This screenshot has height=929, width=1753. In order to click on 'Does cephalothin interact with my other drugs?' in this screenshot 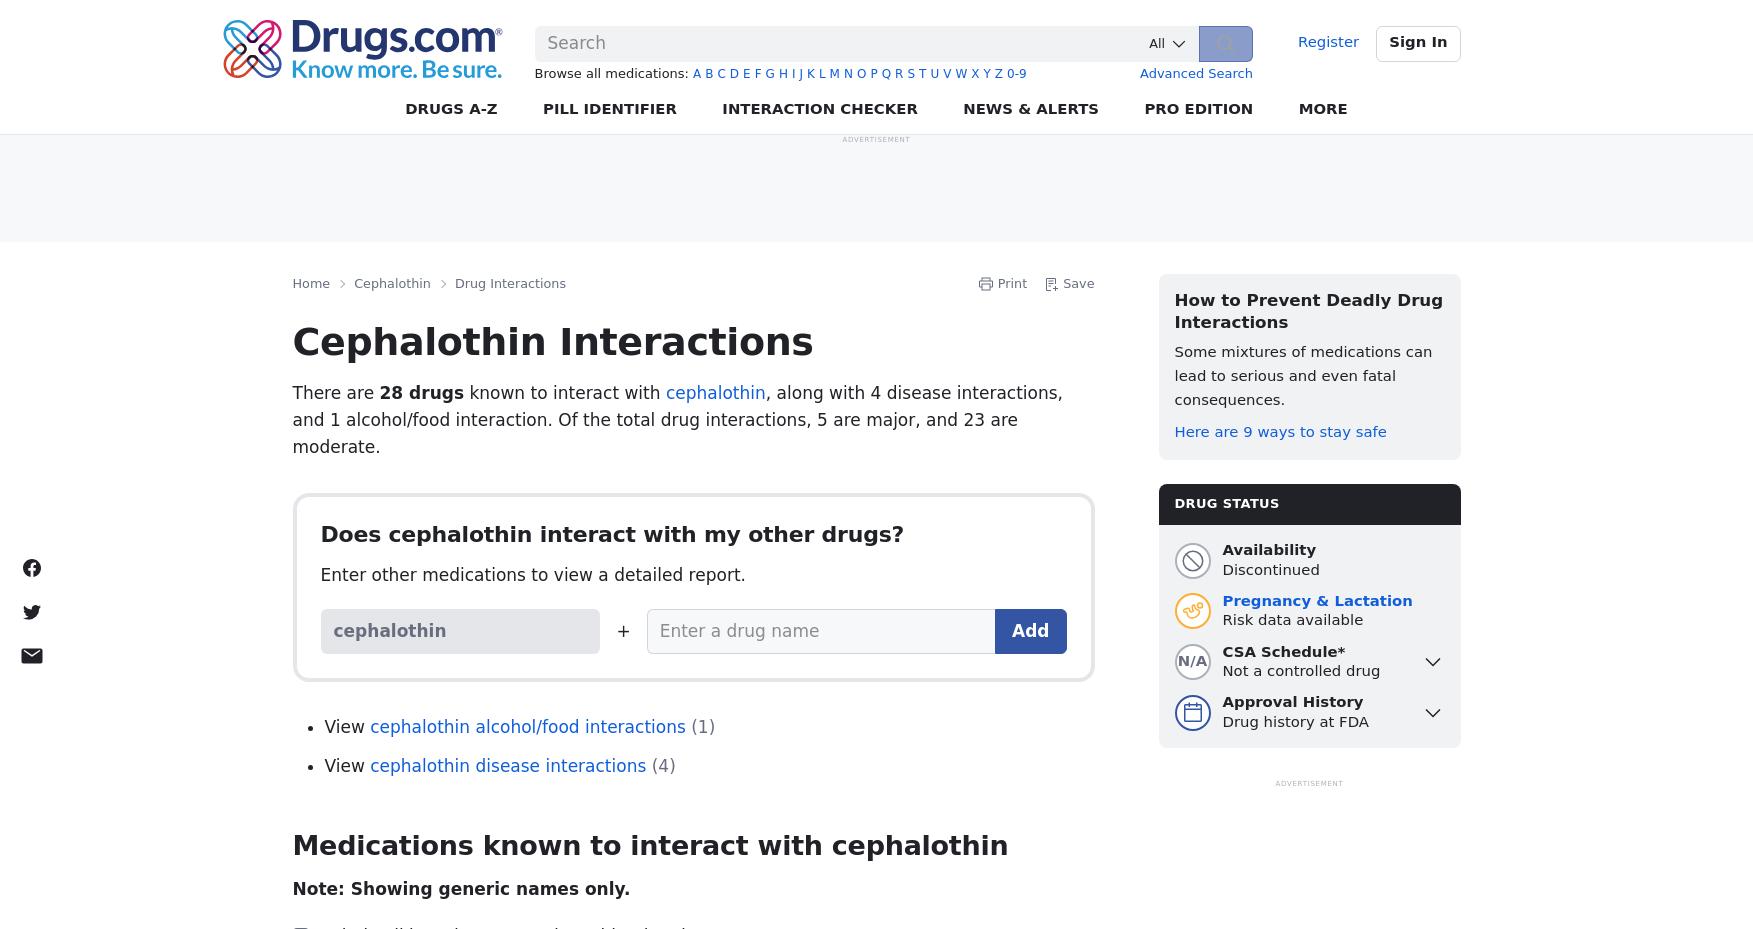, I will do `click(319, 534)`.